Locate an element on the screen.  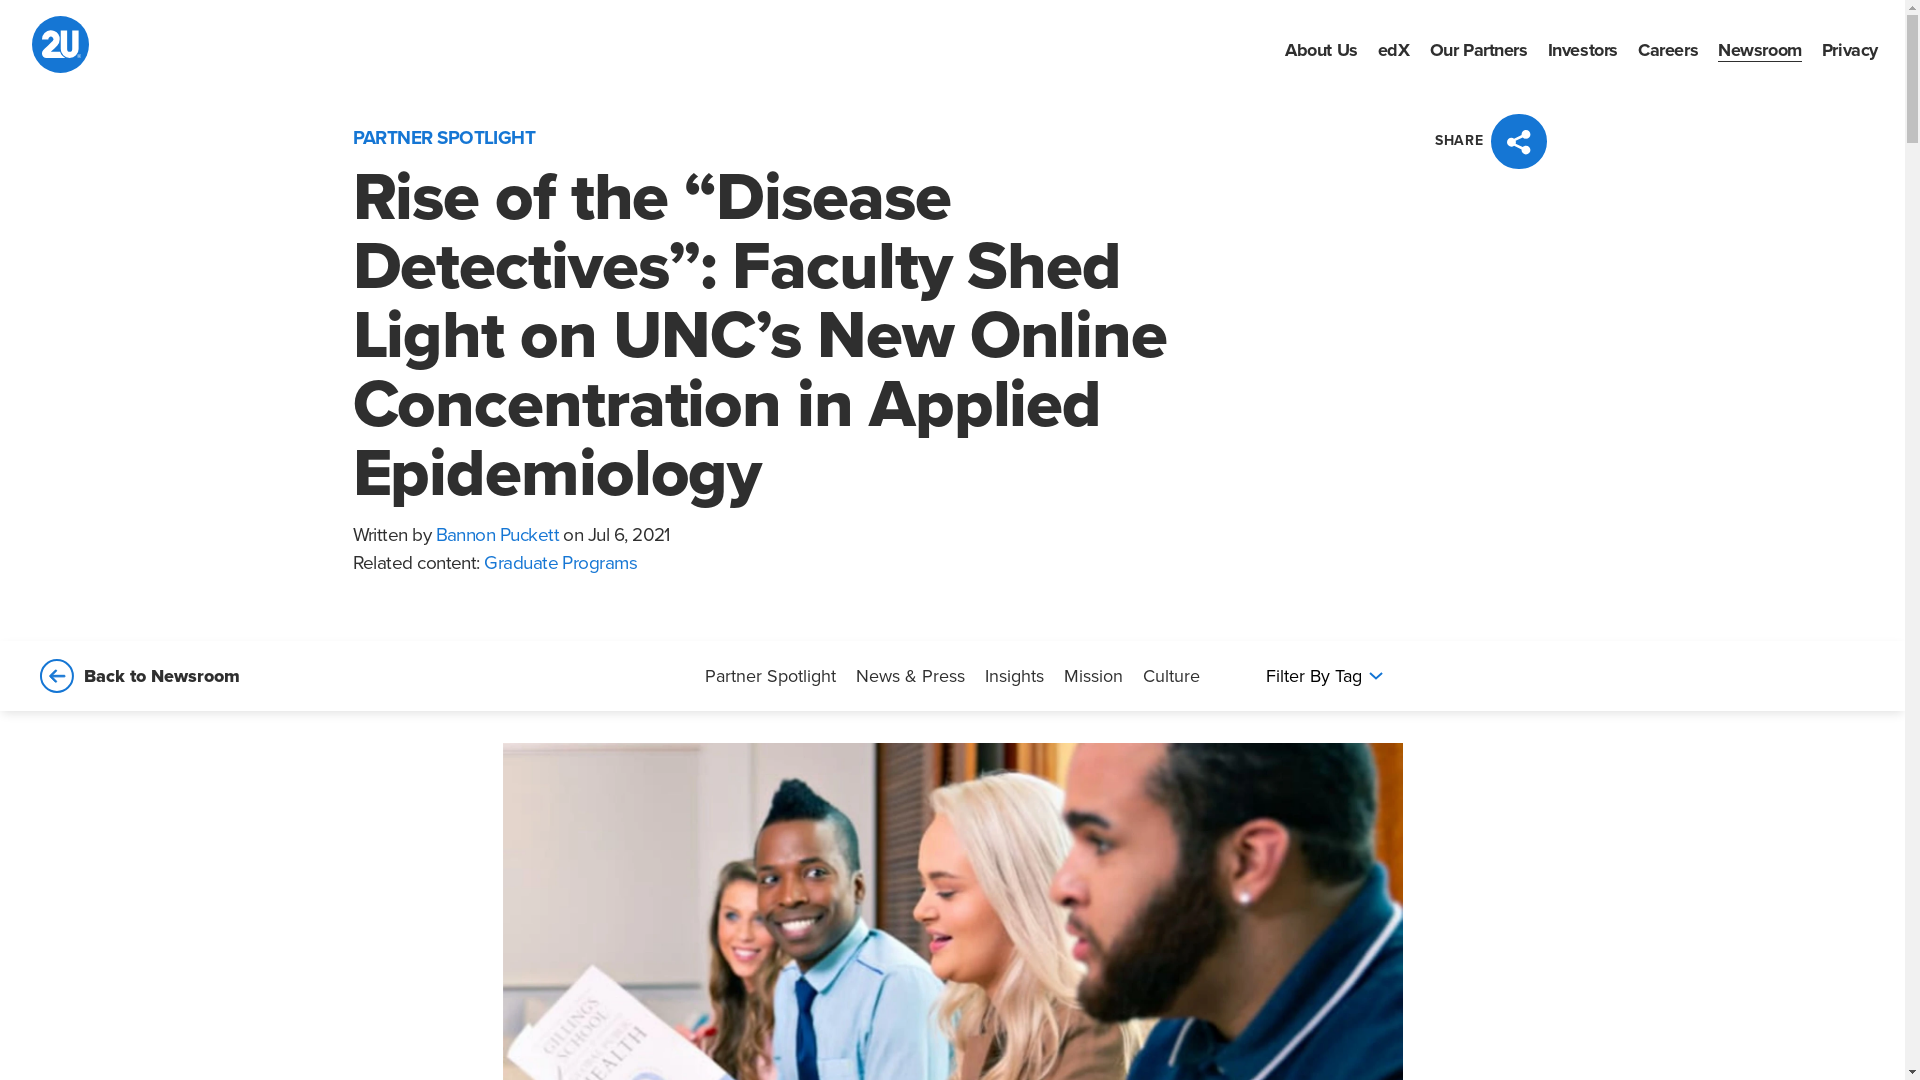
'Graduate Programs' is located at coordinates (560, 563).